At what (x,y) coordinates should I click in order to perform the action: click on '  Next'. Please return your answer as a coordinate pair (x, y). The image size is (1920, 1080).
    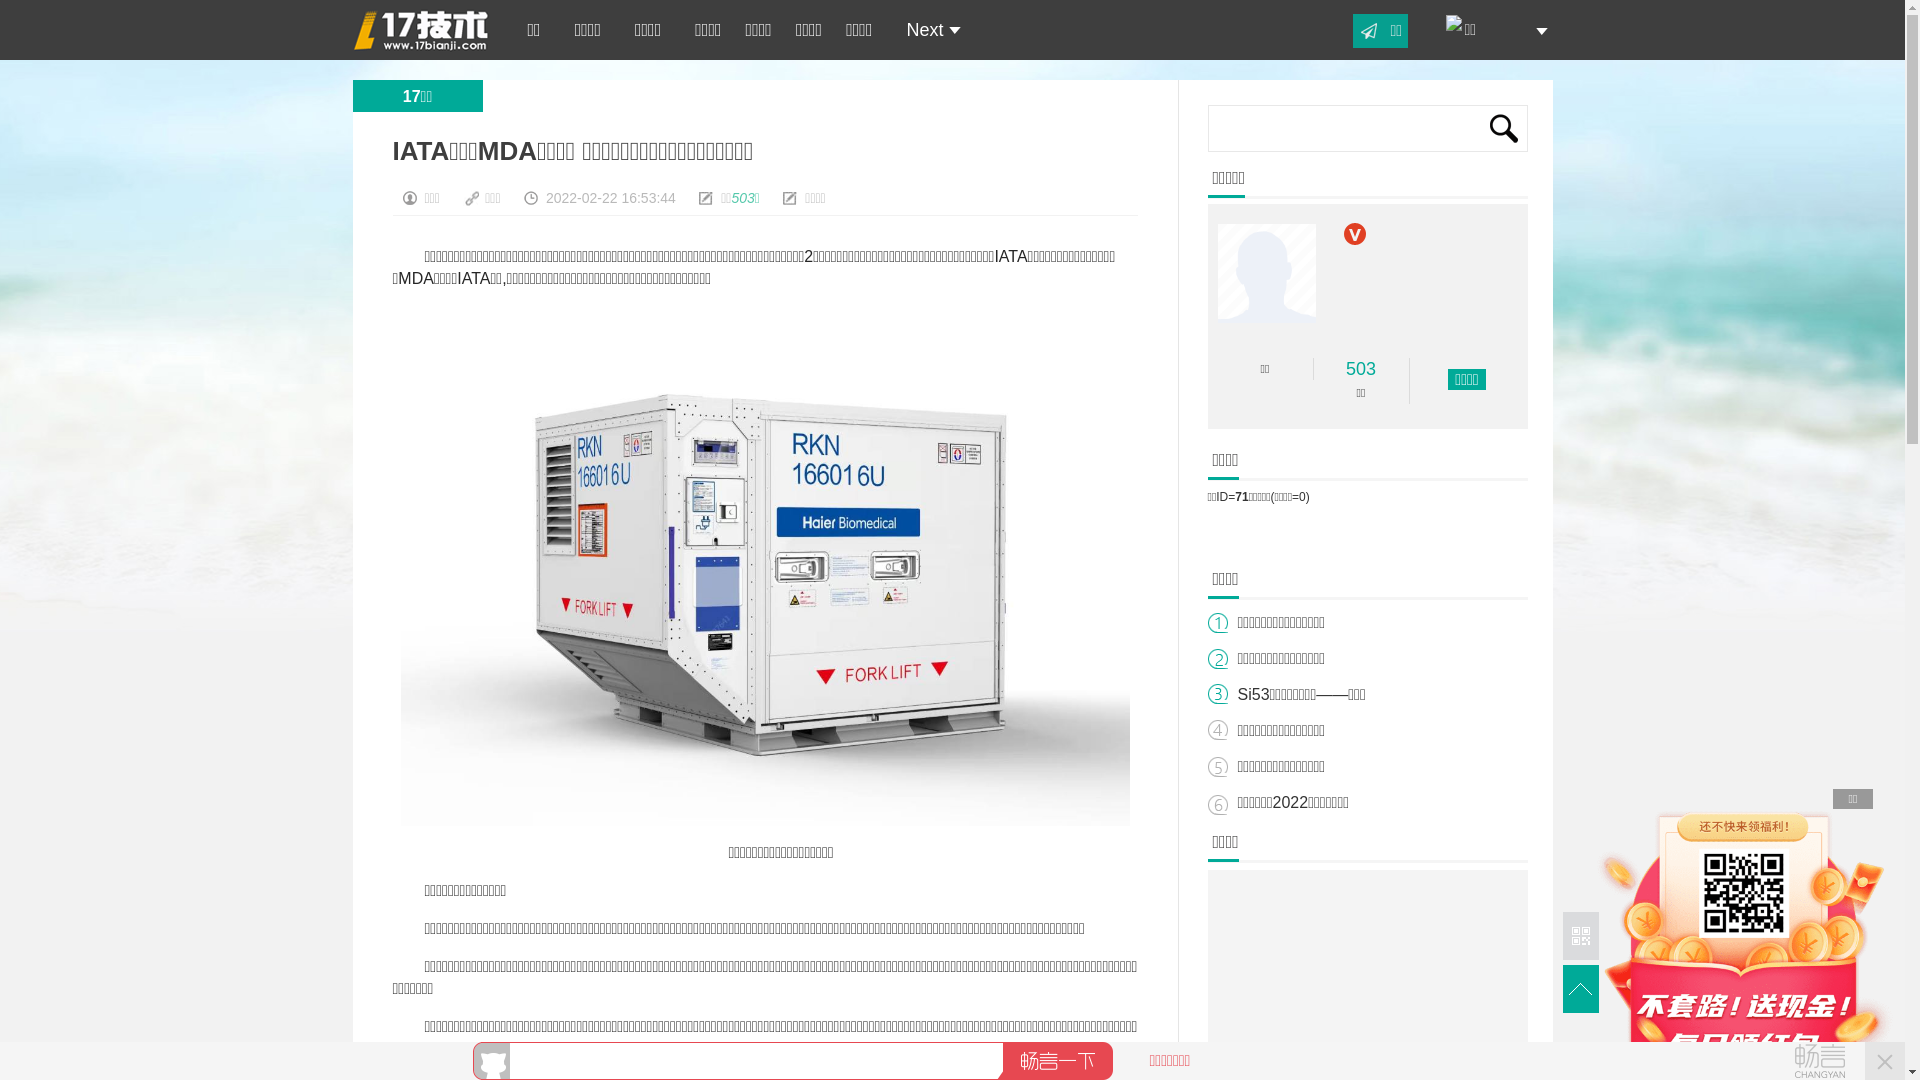
    Looking at the image, I should click on (926, 30).